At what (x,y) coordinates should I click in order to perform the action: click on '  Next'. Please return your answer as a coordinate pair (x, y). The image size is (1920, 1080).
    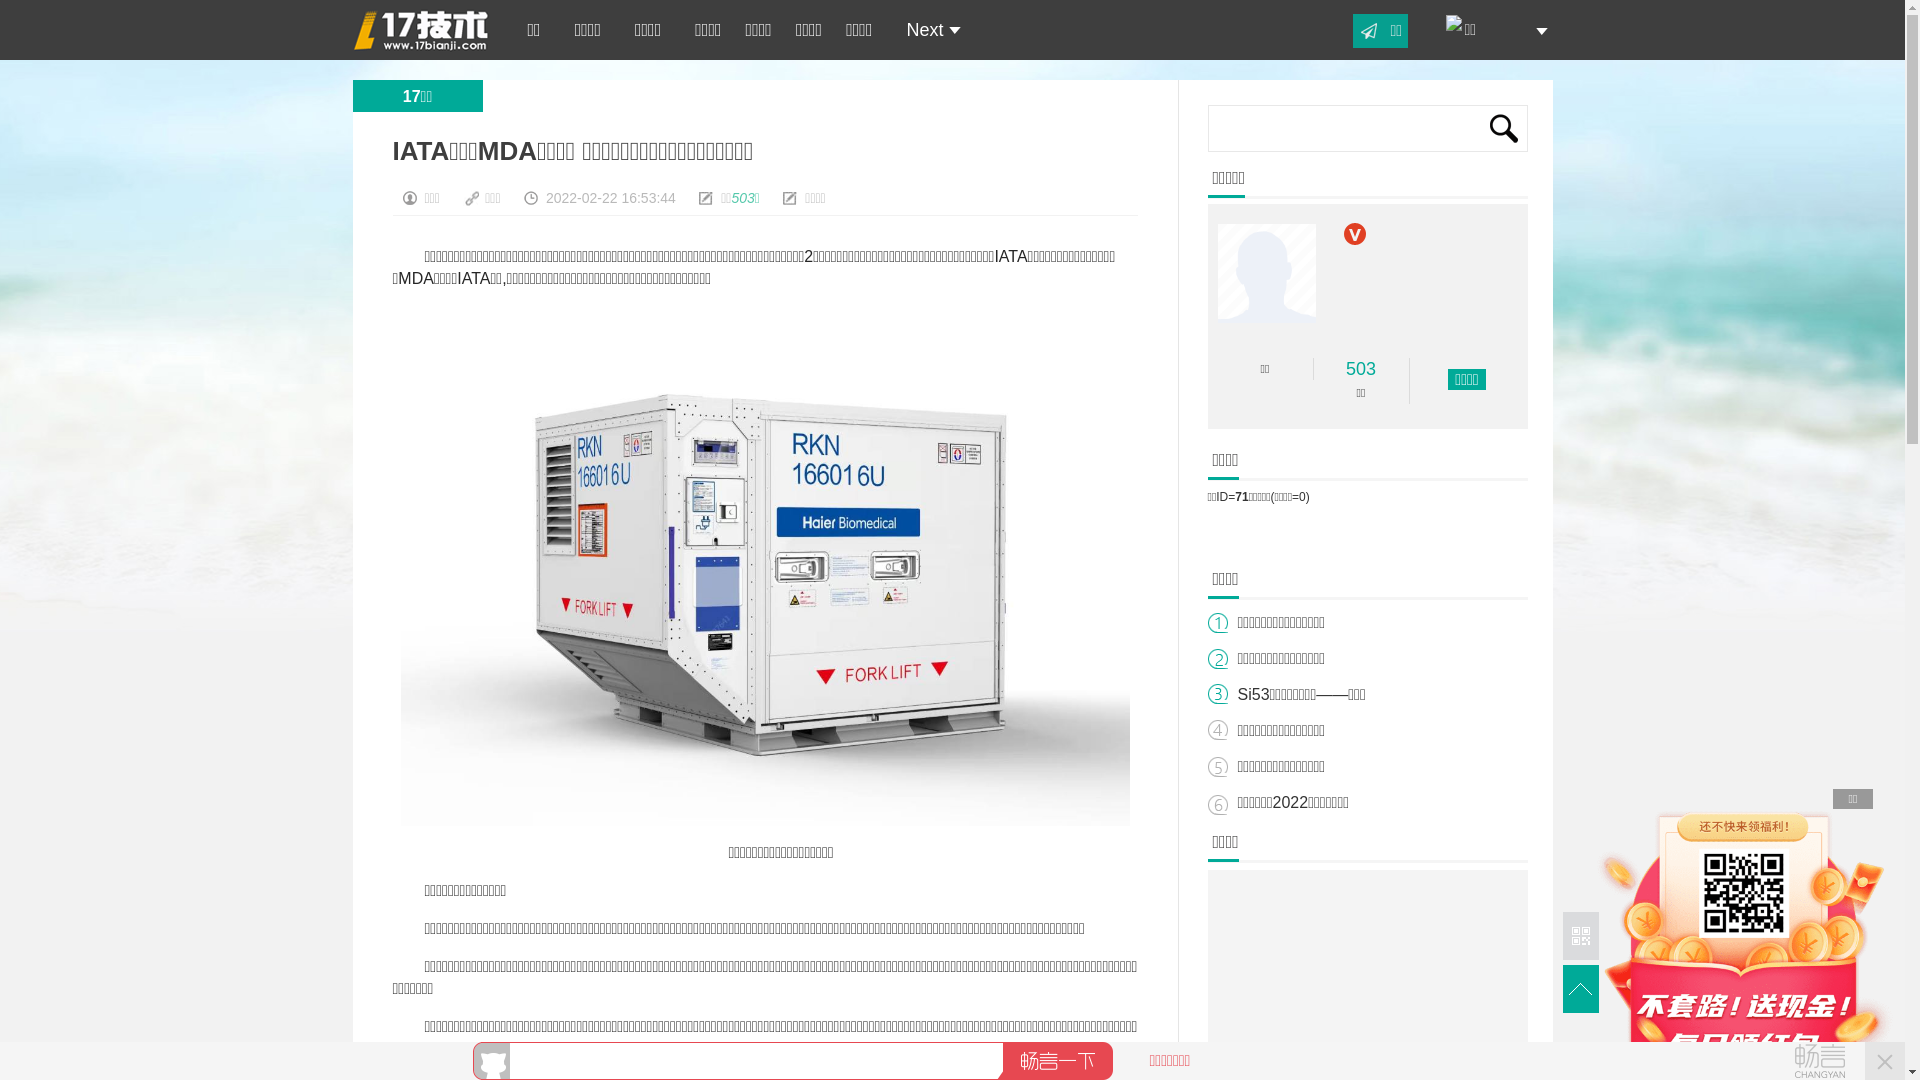
    Looking at the image, I should click on (926, 30).